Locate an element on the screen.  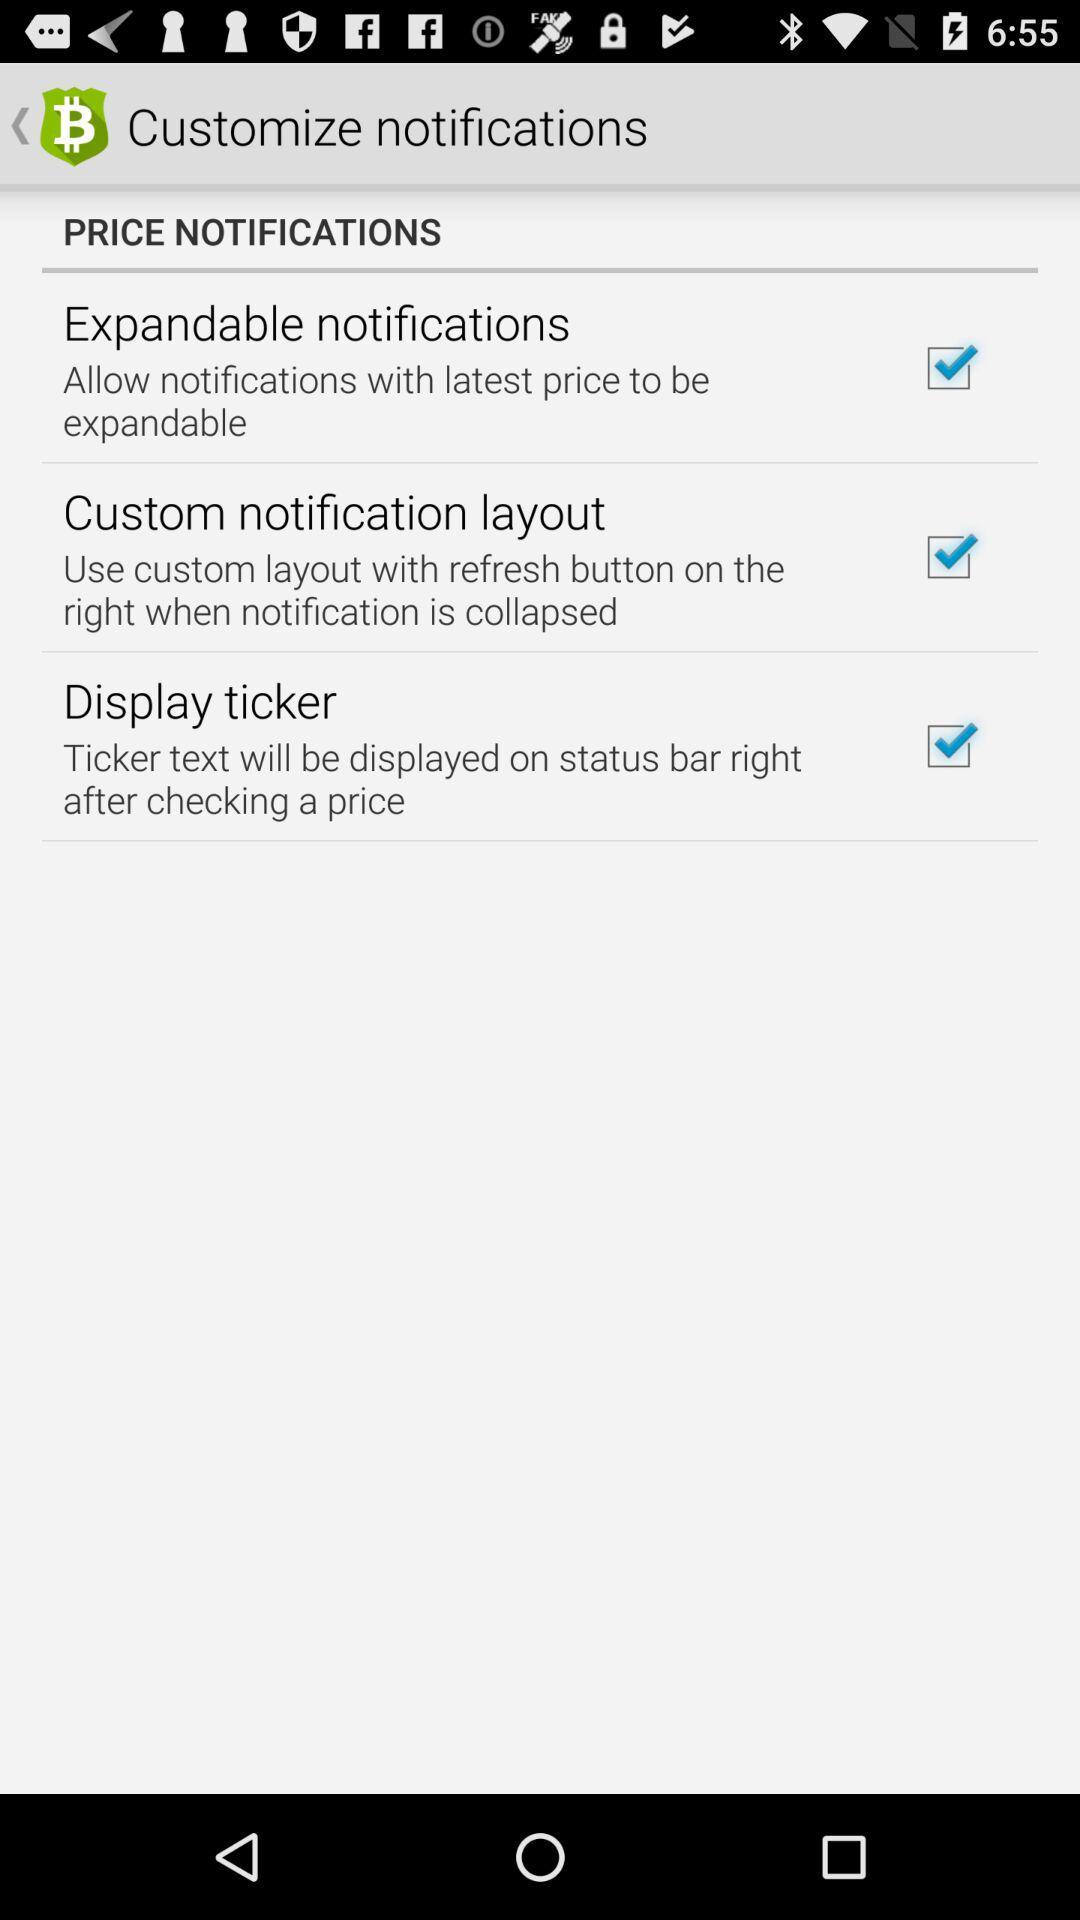
the icon below the display ticker item is located at coordinates (463, 777).